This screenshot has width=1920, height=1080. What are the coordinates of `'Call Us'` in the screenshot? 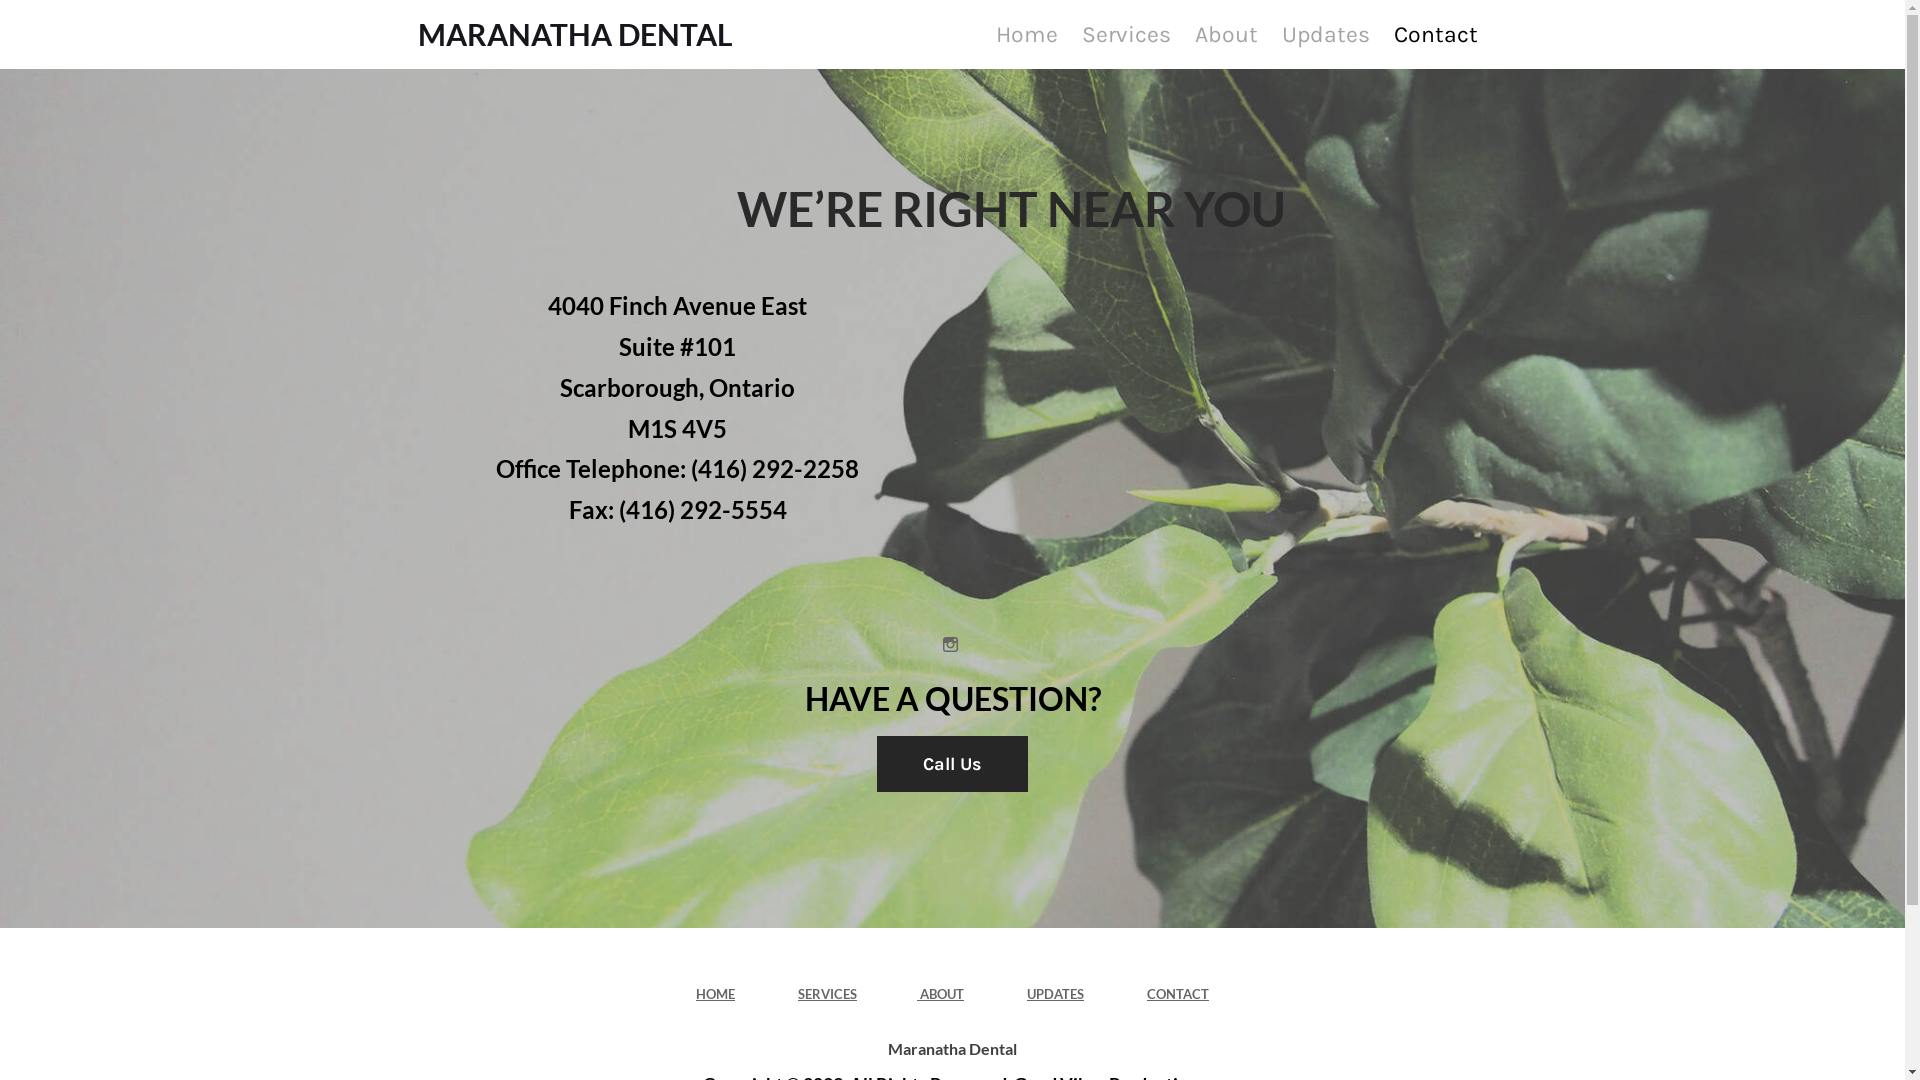 It's located at (951, 763).